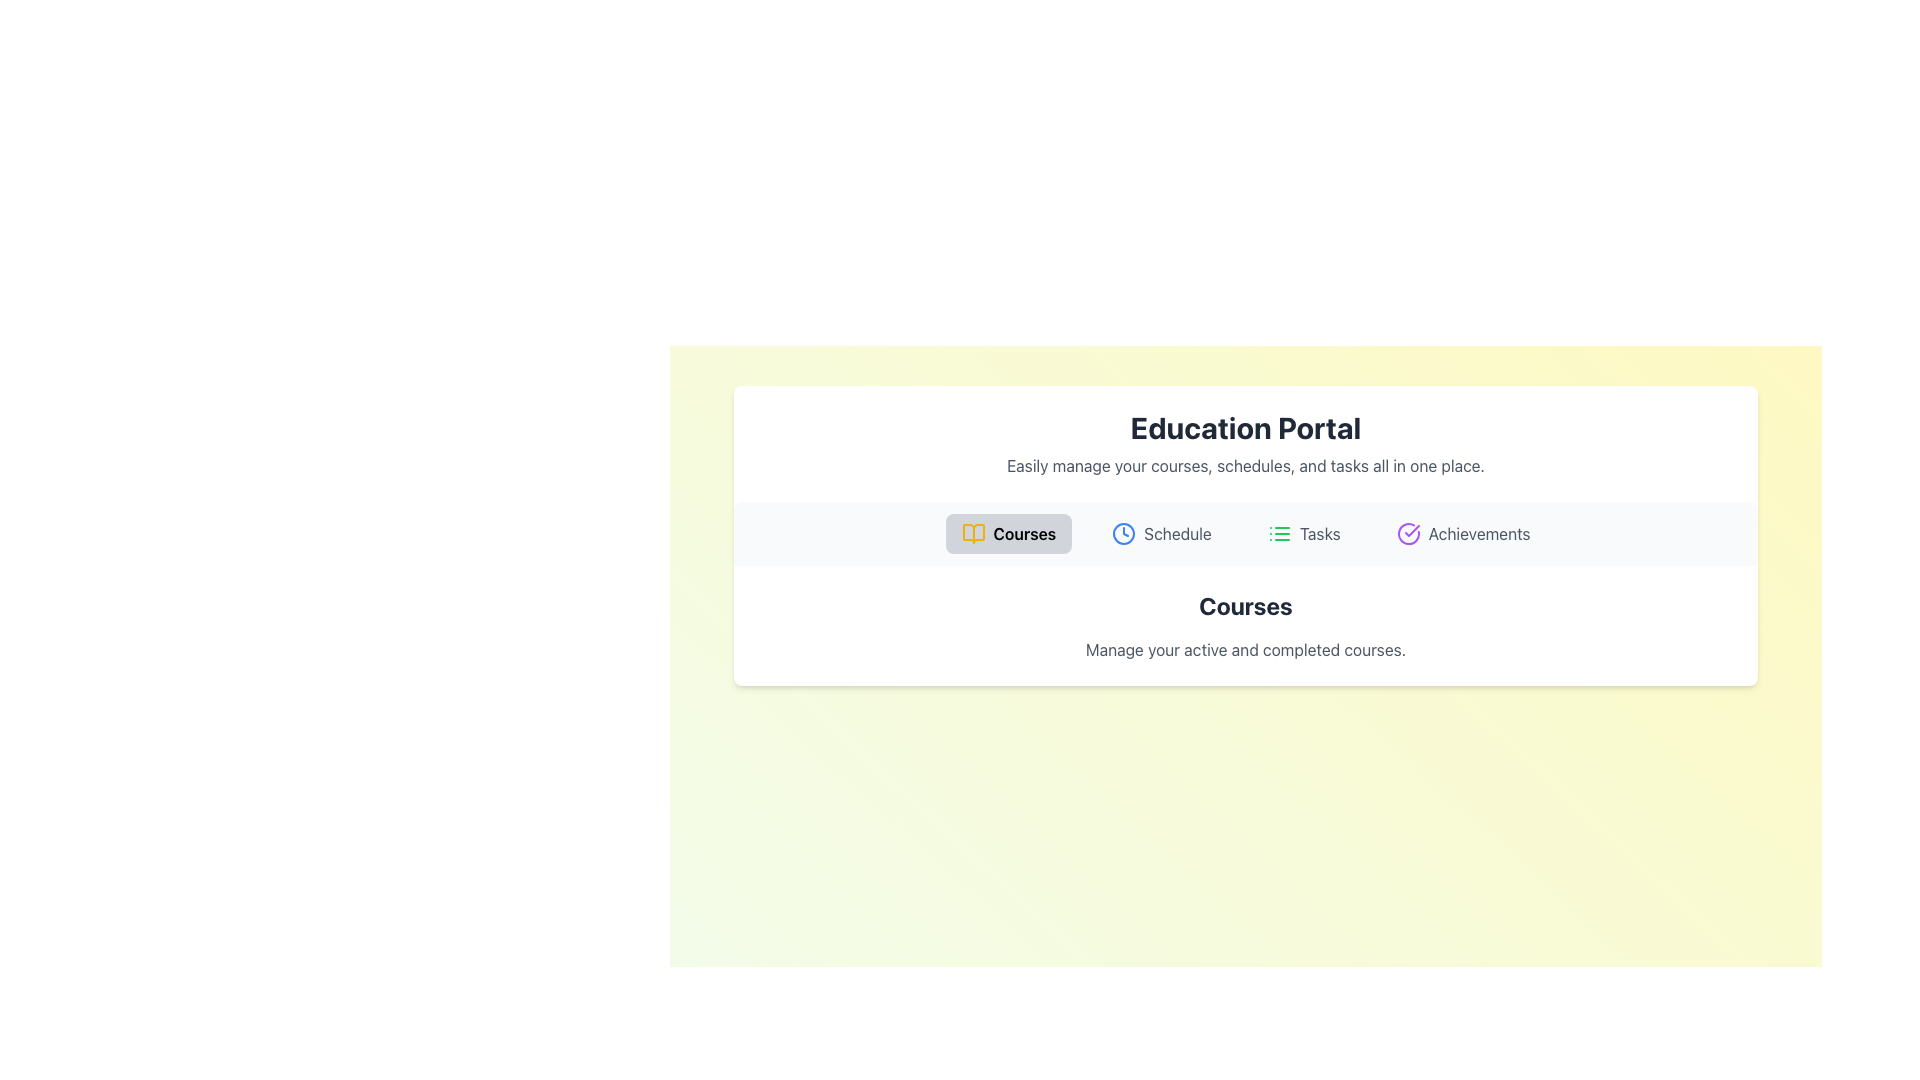 The image size is (1920, 1080). Describe the element at coordinates (1124, 532) in the screenshot. I see `the small blue clock icon with red hands located in the 'Schedule' section, positioned between the 'Courses' and 'Tasks' sections` at that location.